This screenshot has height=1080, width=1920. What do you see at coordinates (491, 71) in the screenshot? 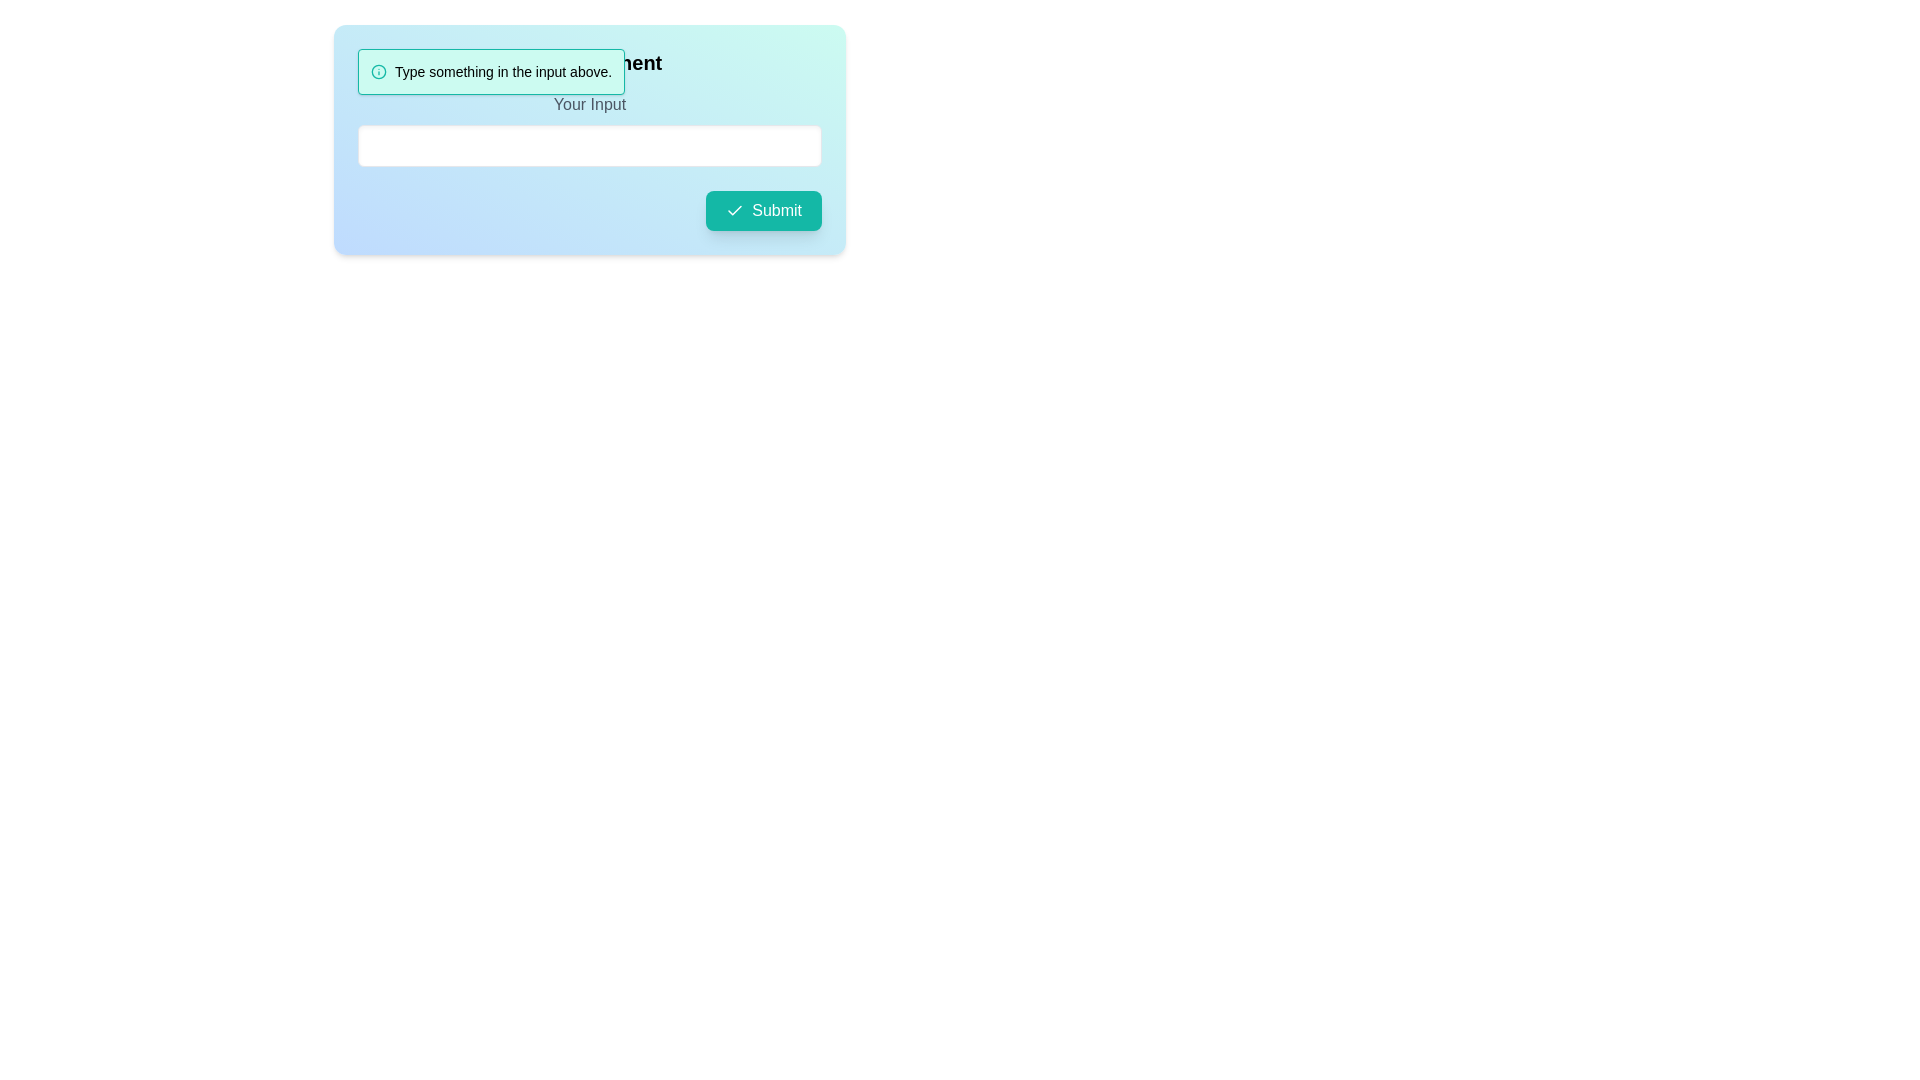
I see `informational text from the Tooltip or Notification Box with a light teal background, teal border, and an 'info' icon, located beneath the title 'Interactive Form Component'` at bounding box center [491, 71].